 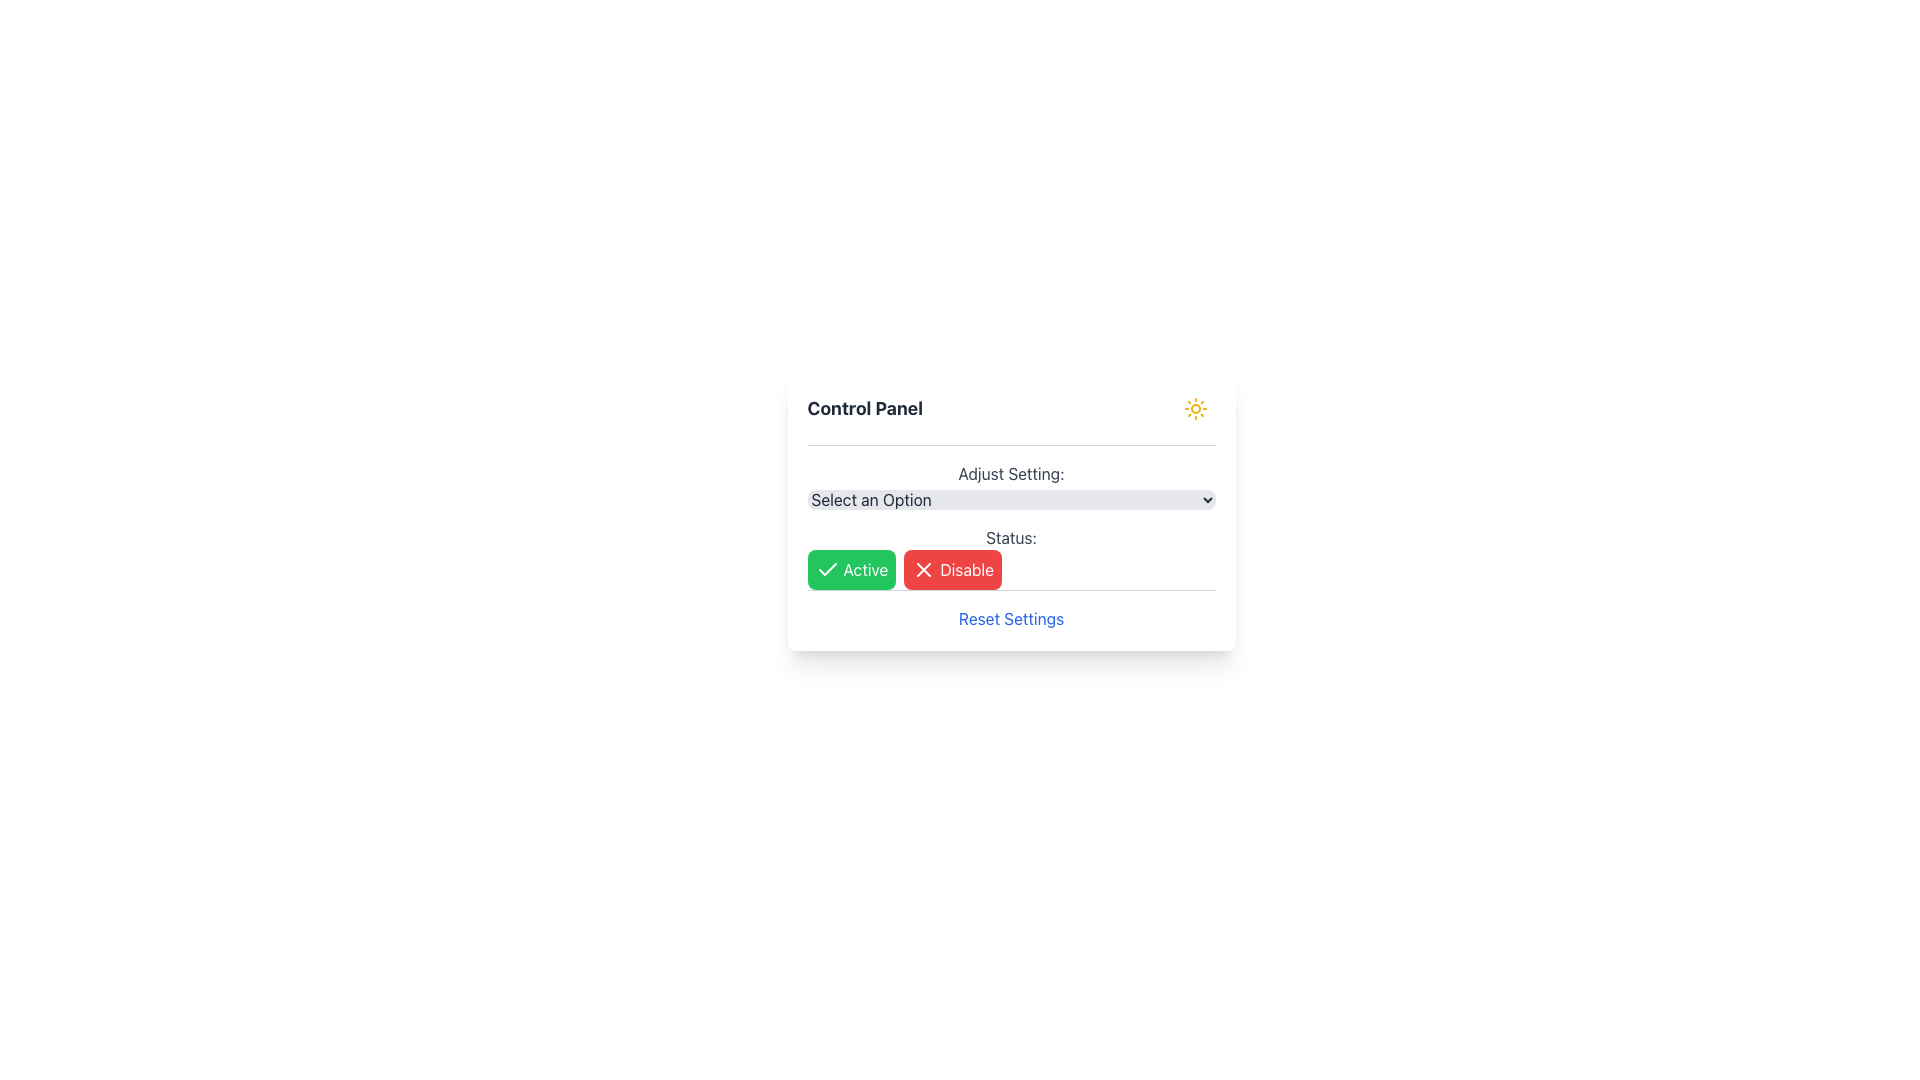 I want to click on the sun icon located at the top-right corner of the 'Control Panel' interface to change settings related to brightness or light mode, so click(x=1195, y=407).